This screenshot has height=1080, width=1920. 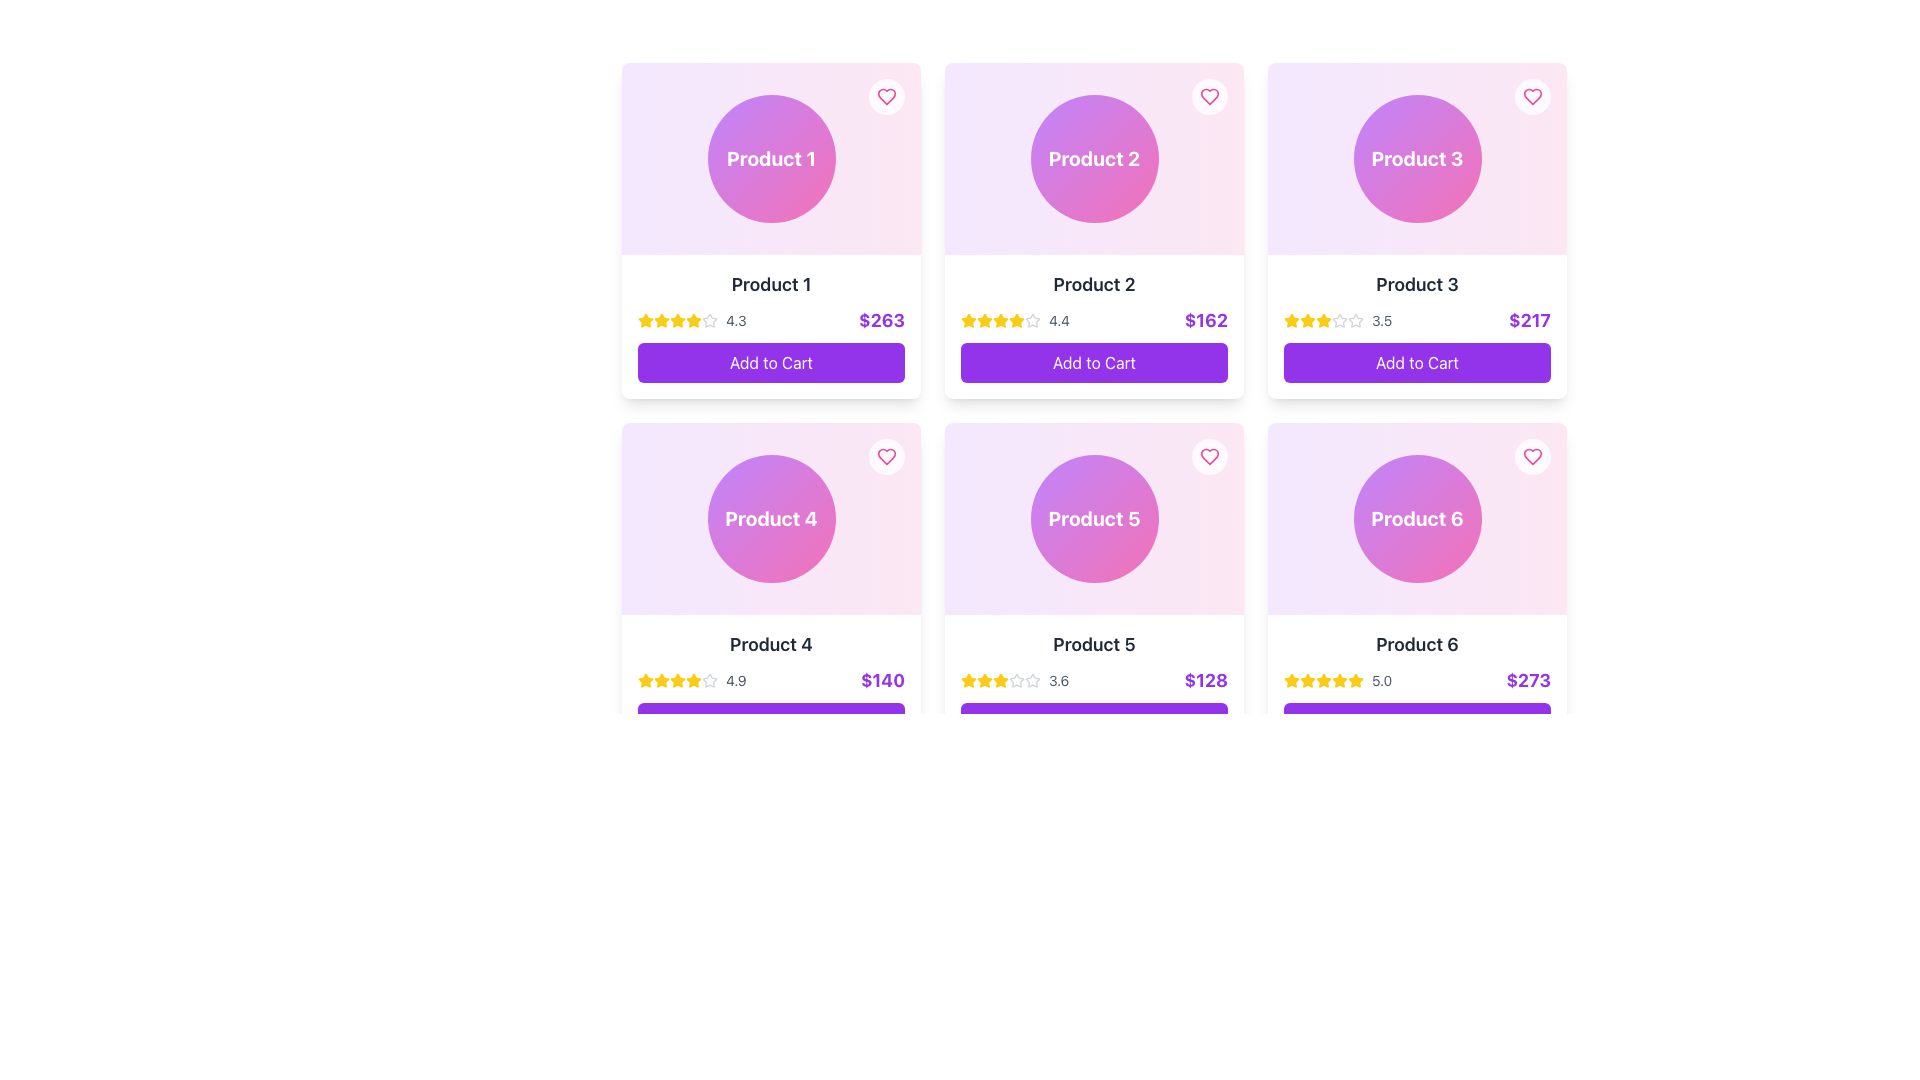 I want to click on the graphical icon with embedded text in the 'Product 6' card, located in the bottom-right corner of the product card layout, so click(x=1416, y=518).